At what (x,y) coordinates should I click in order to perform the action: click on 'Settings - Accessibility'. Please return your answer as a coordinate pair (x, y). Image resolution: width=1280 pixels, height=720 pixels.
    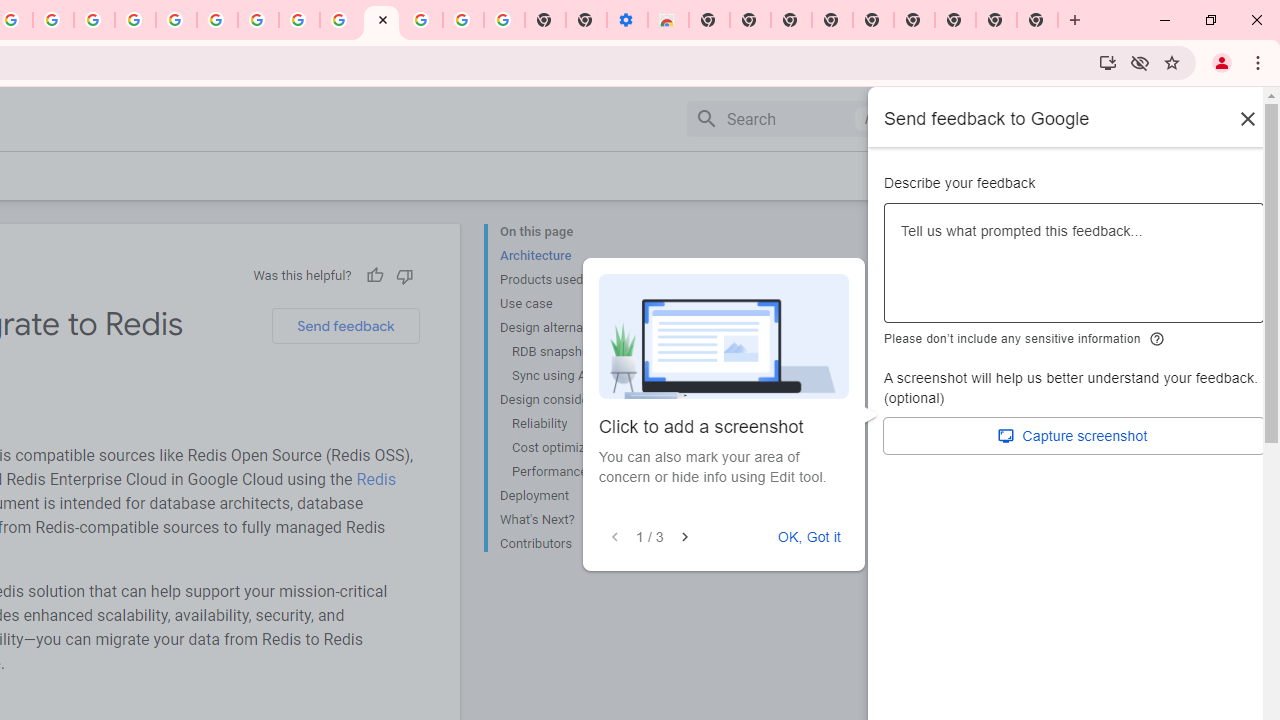
    Looking at the image, I should click on (626, 20).